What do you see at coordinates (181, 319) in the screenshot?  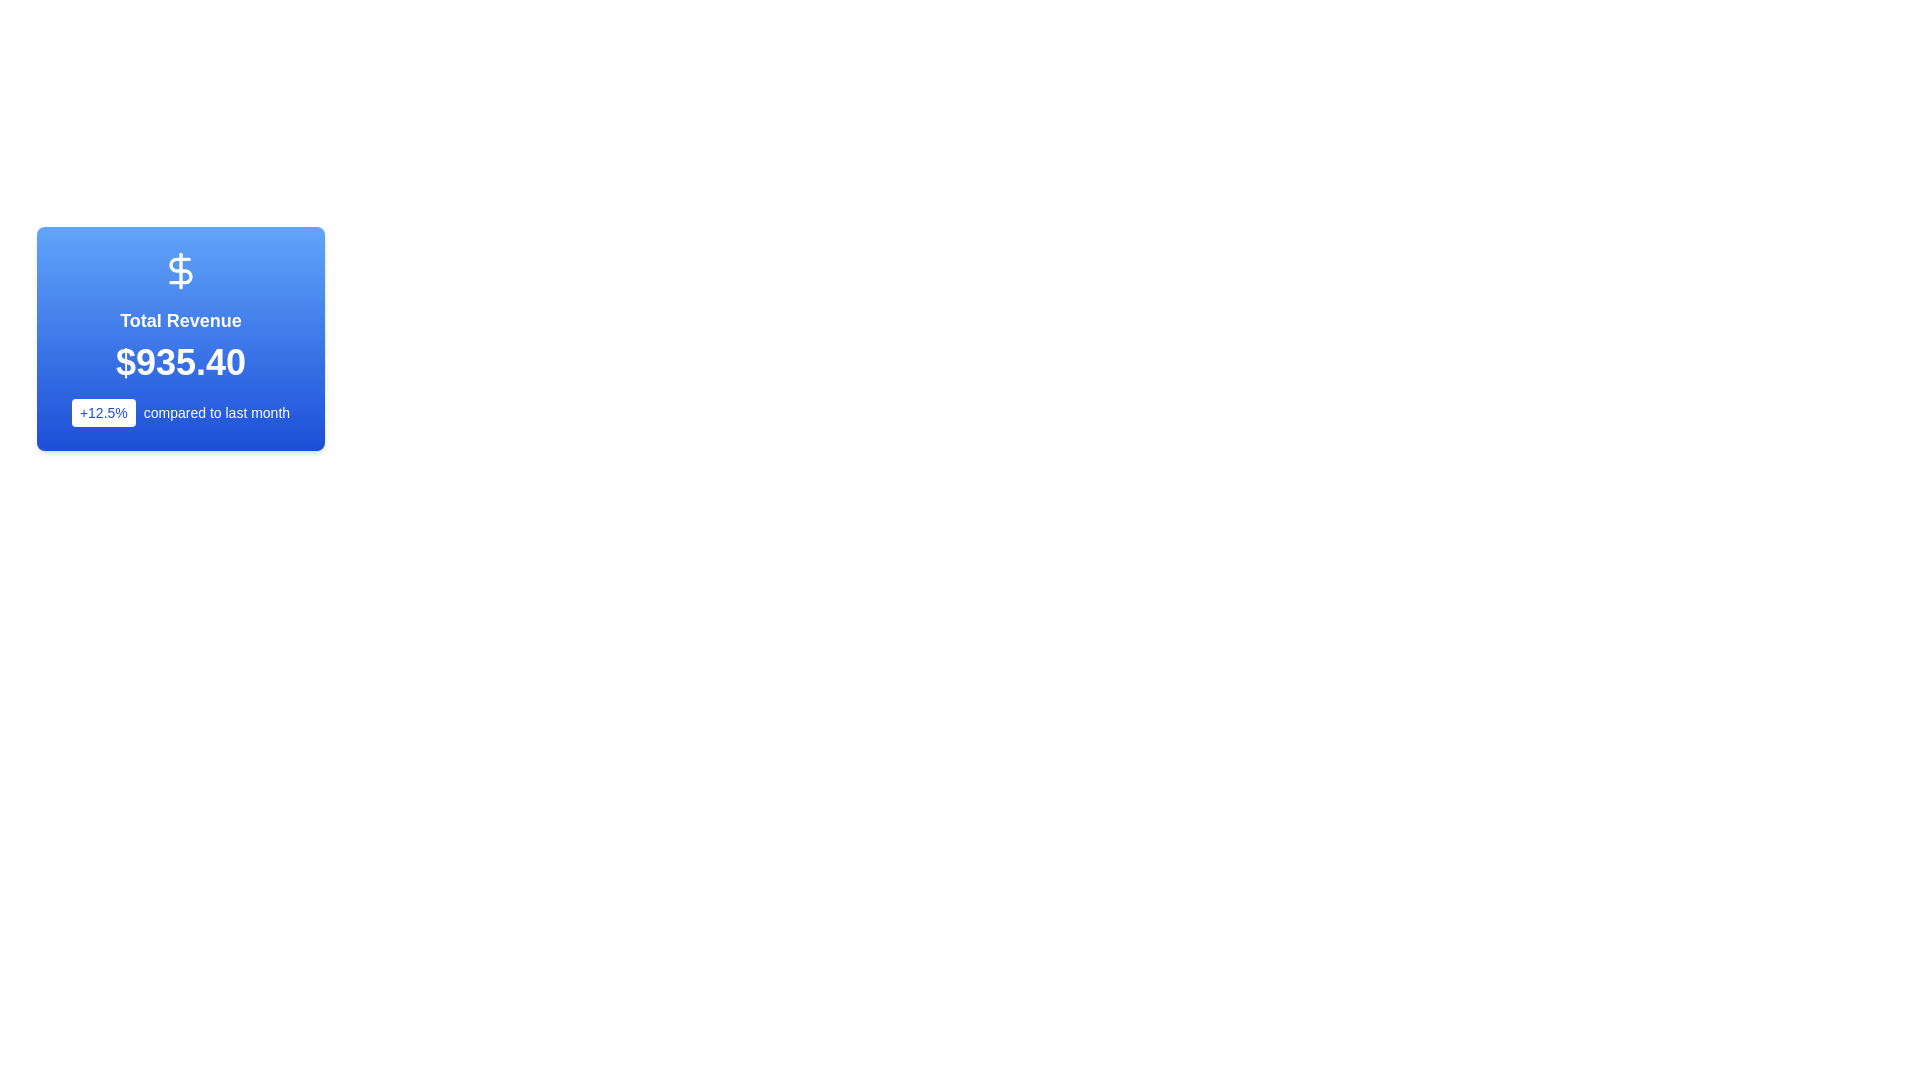 I see `the text label displaying 'Total Revenue', which is bold and large, located centrally at the top section of the interface, between a dollar sign icon and the total revenue value '$935.40'` at bounding box center [181, 319].